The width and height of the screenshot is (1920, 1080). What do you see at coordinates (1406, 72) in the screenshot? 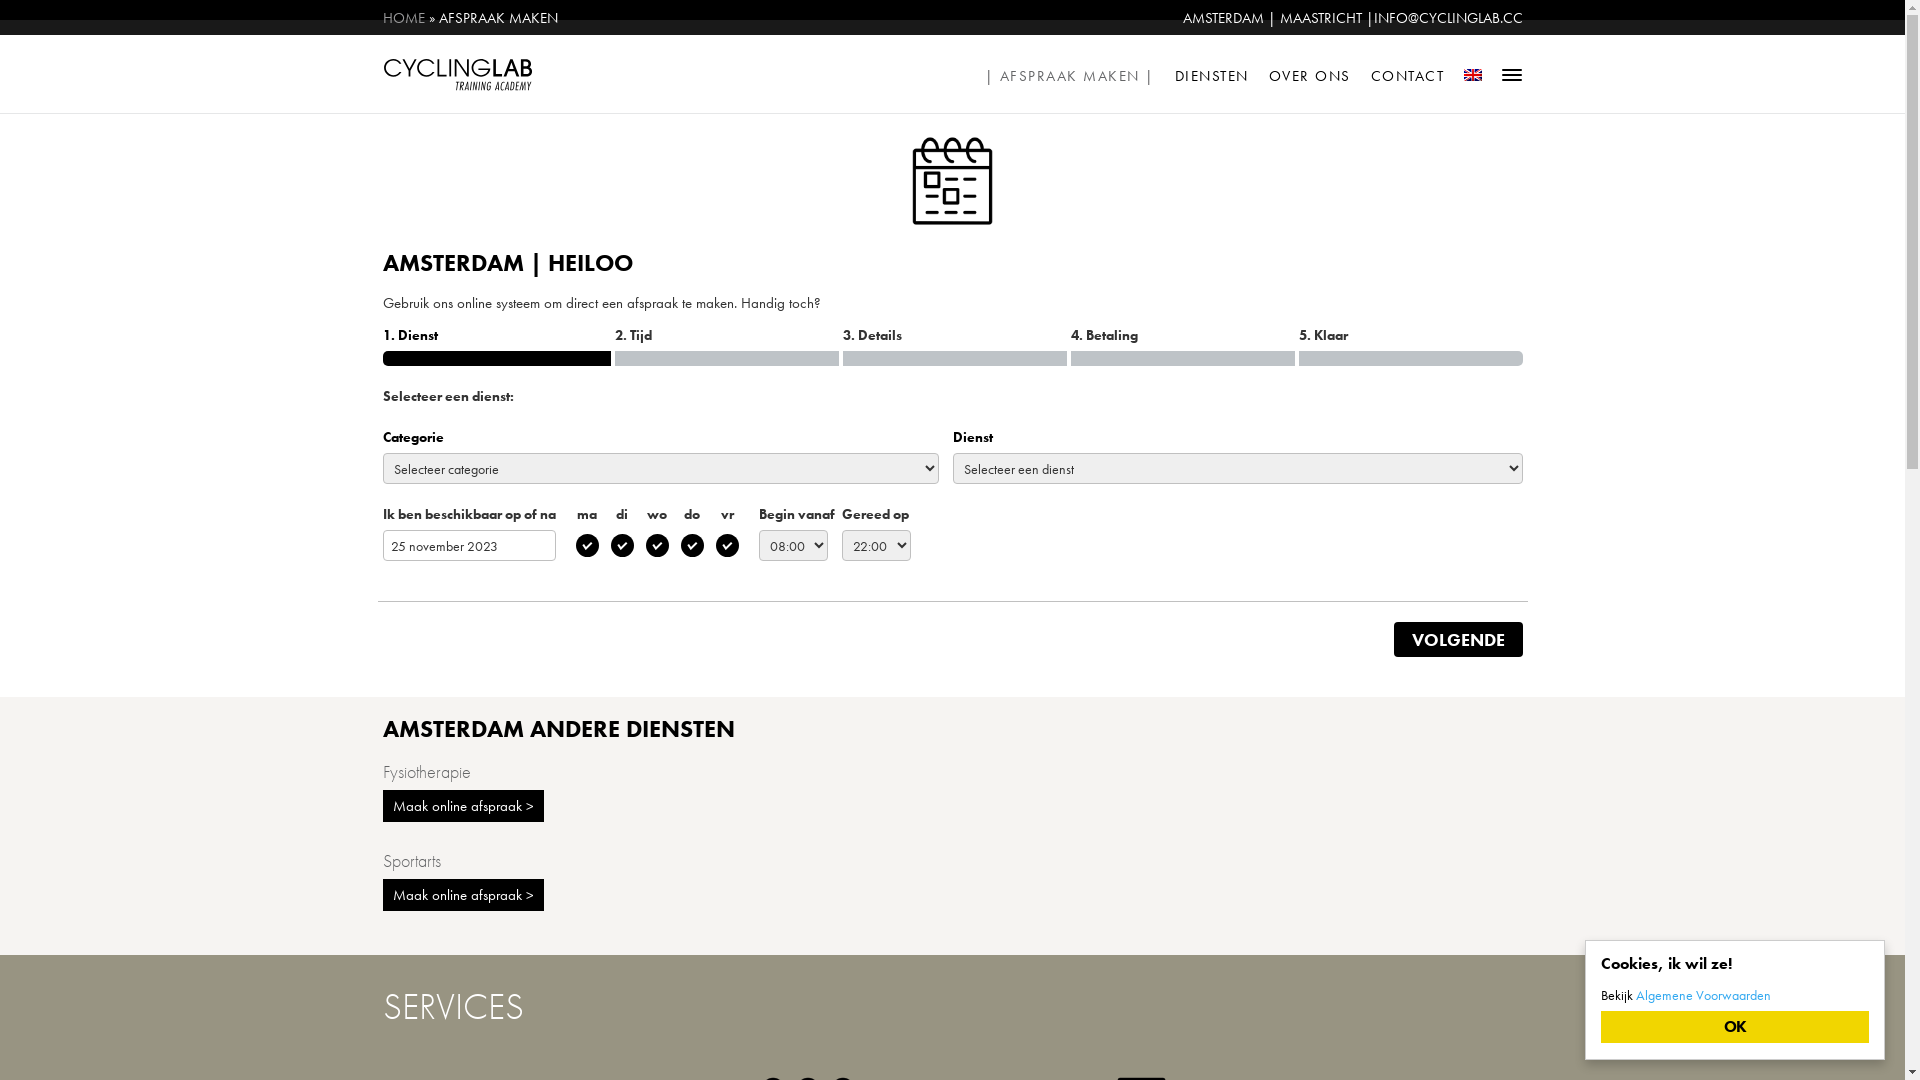
I see `'CONTACT'` at bounding box center [1406, 72].